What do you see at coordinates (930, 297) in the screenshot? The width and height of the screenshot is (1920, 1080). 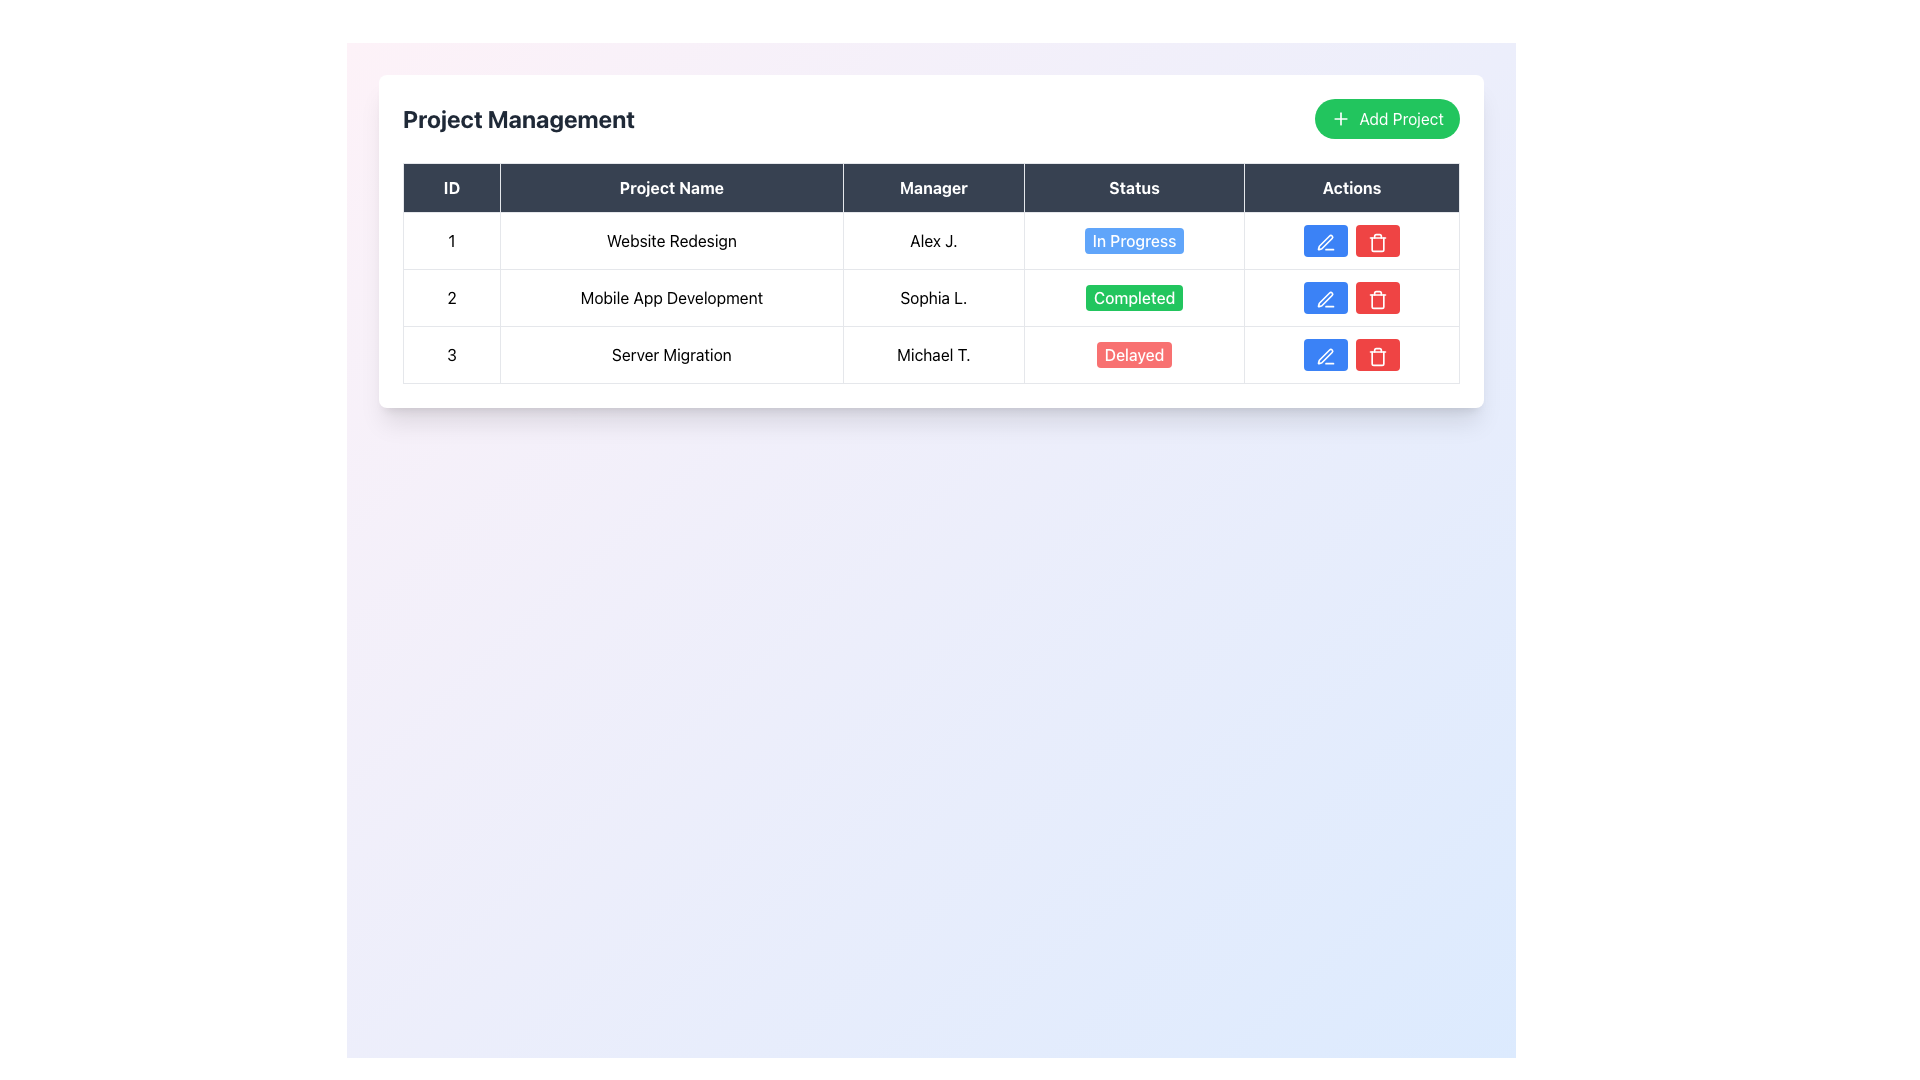 I see `the specific cell within the table row for the project entry titled 'Mobile App Development', which is located at the center coordinates provided` at bounding box center [930, 297].